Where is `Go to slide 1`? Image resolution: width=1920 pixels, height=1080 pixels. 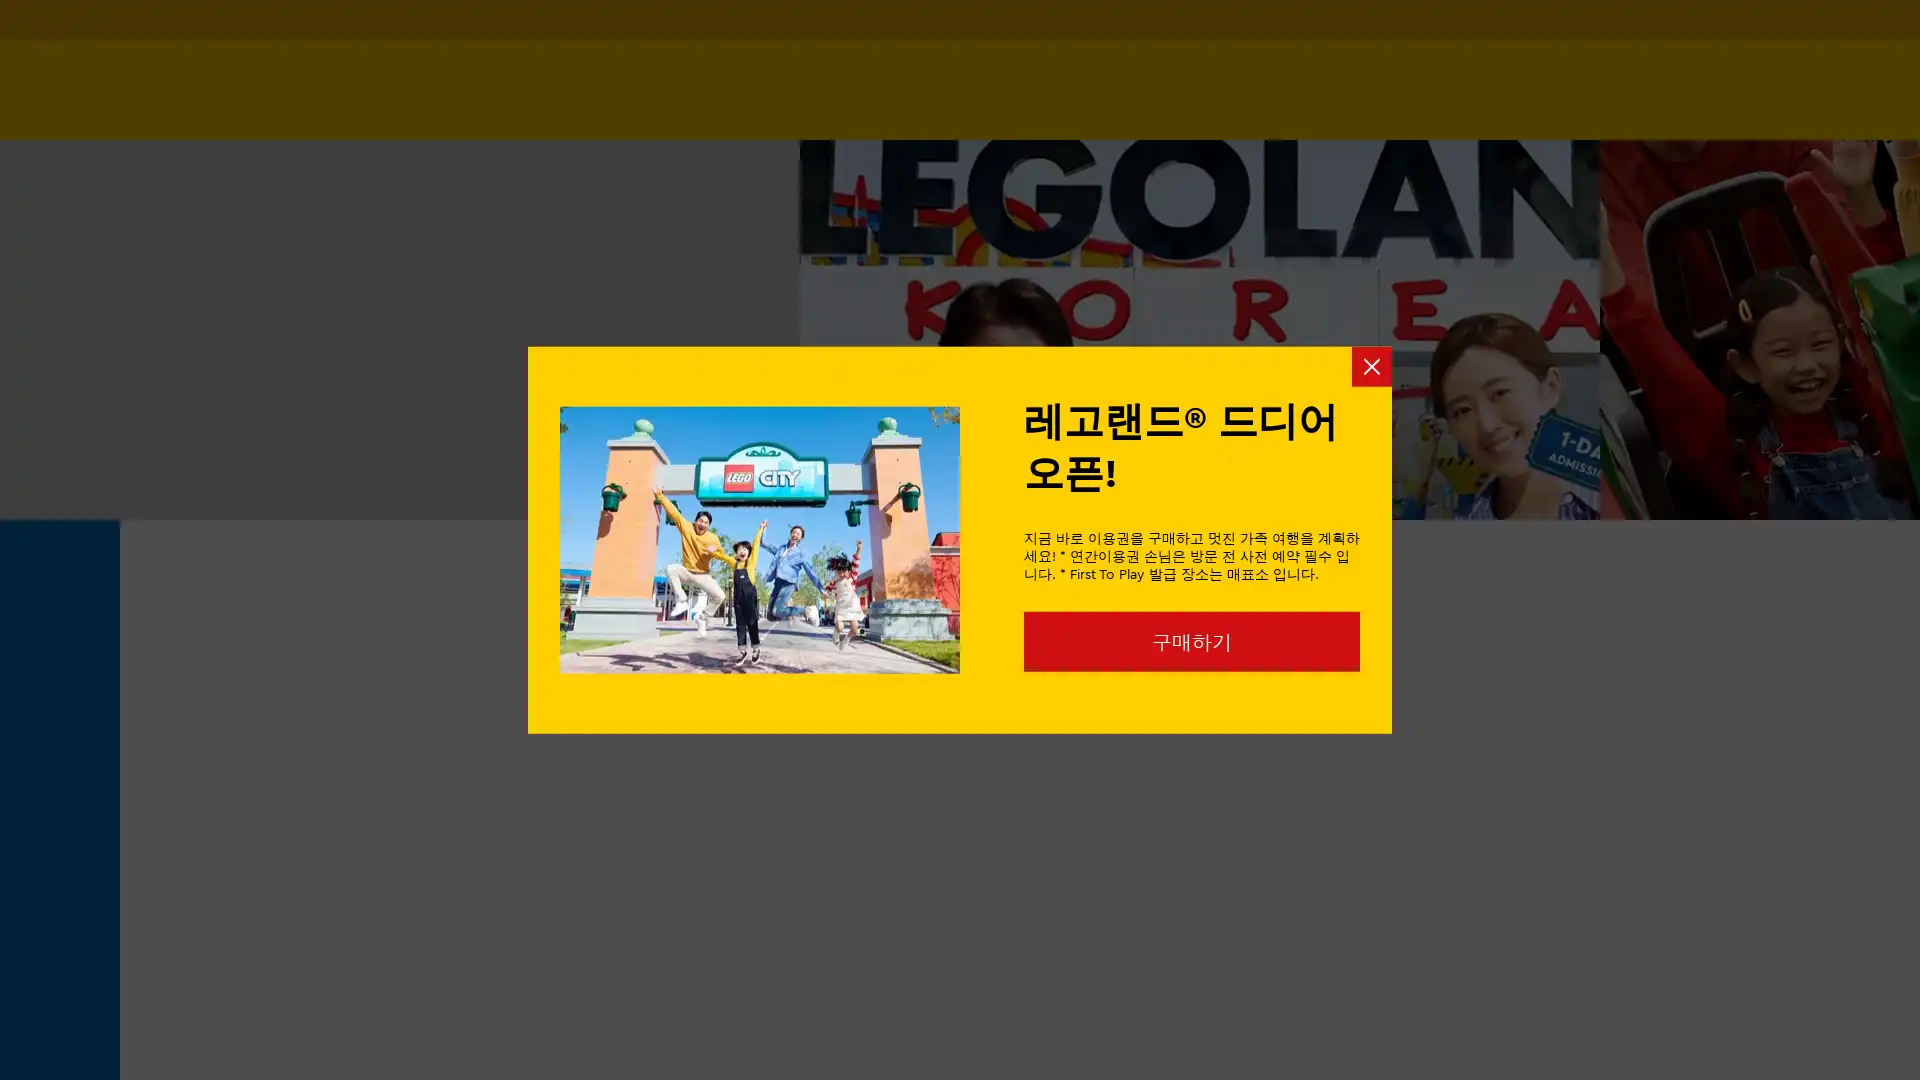 Go to slide 1 is located at coordinates (922, 774).